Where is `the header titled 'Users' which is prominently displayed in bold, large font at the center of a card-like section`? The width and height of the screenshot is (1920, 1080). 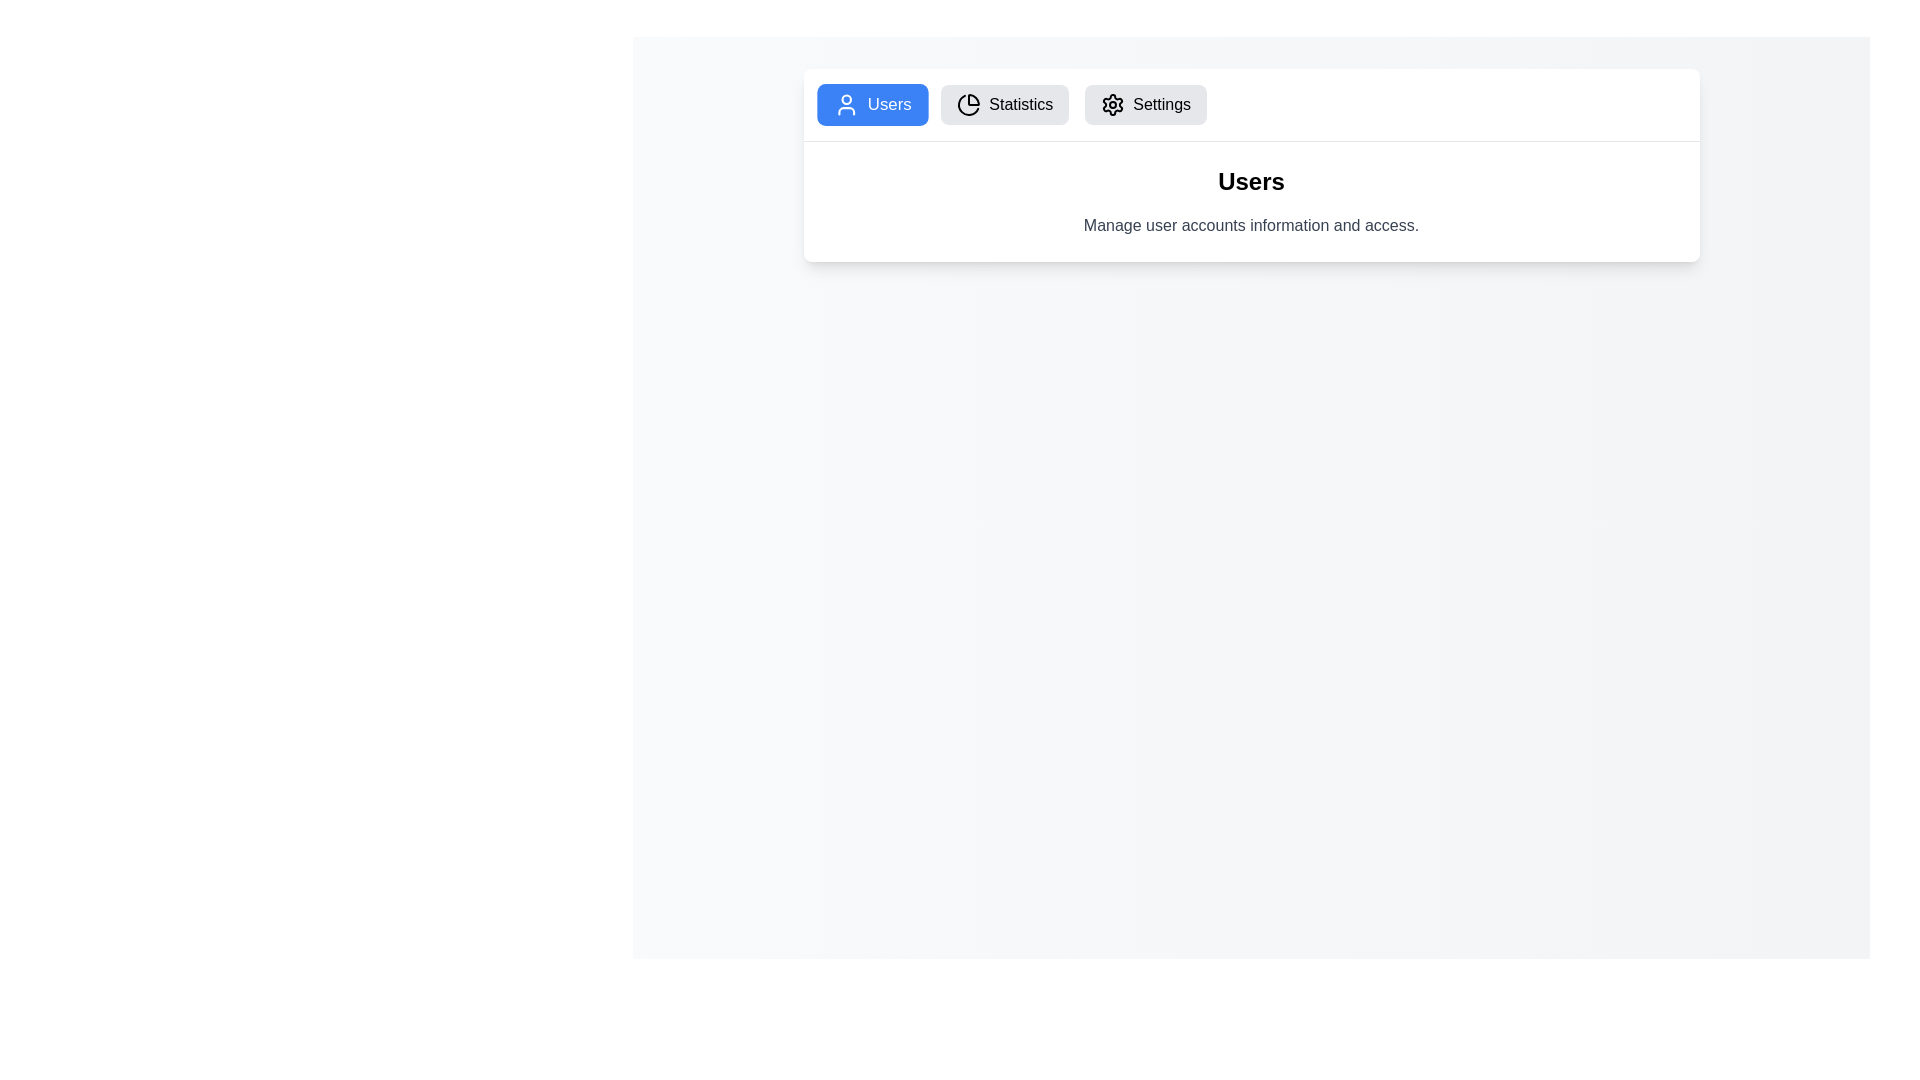 the header titled 'Users' which is prominently displayed in bold, large font at the center of a card-like section is located at coordinates (1250, 181).